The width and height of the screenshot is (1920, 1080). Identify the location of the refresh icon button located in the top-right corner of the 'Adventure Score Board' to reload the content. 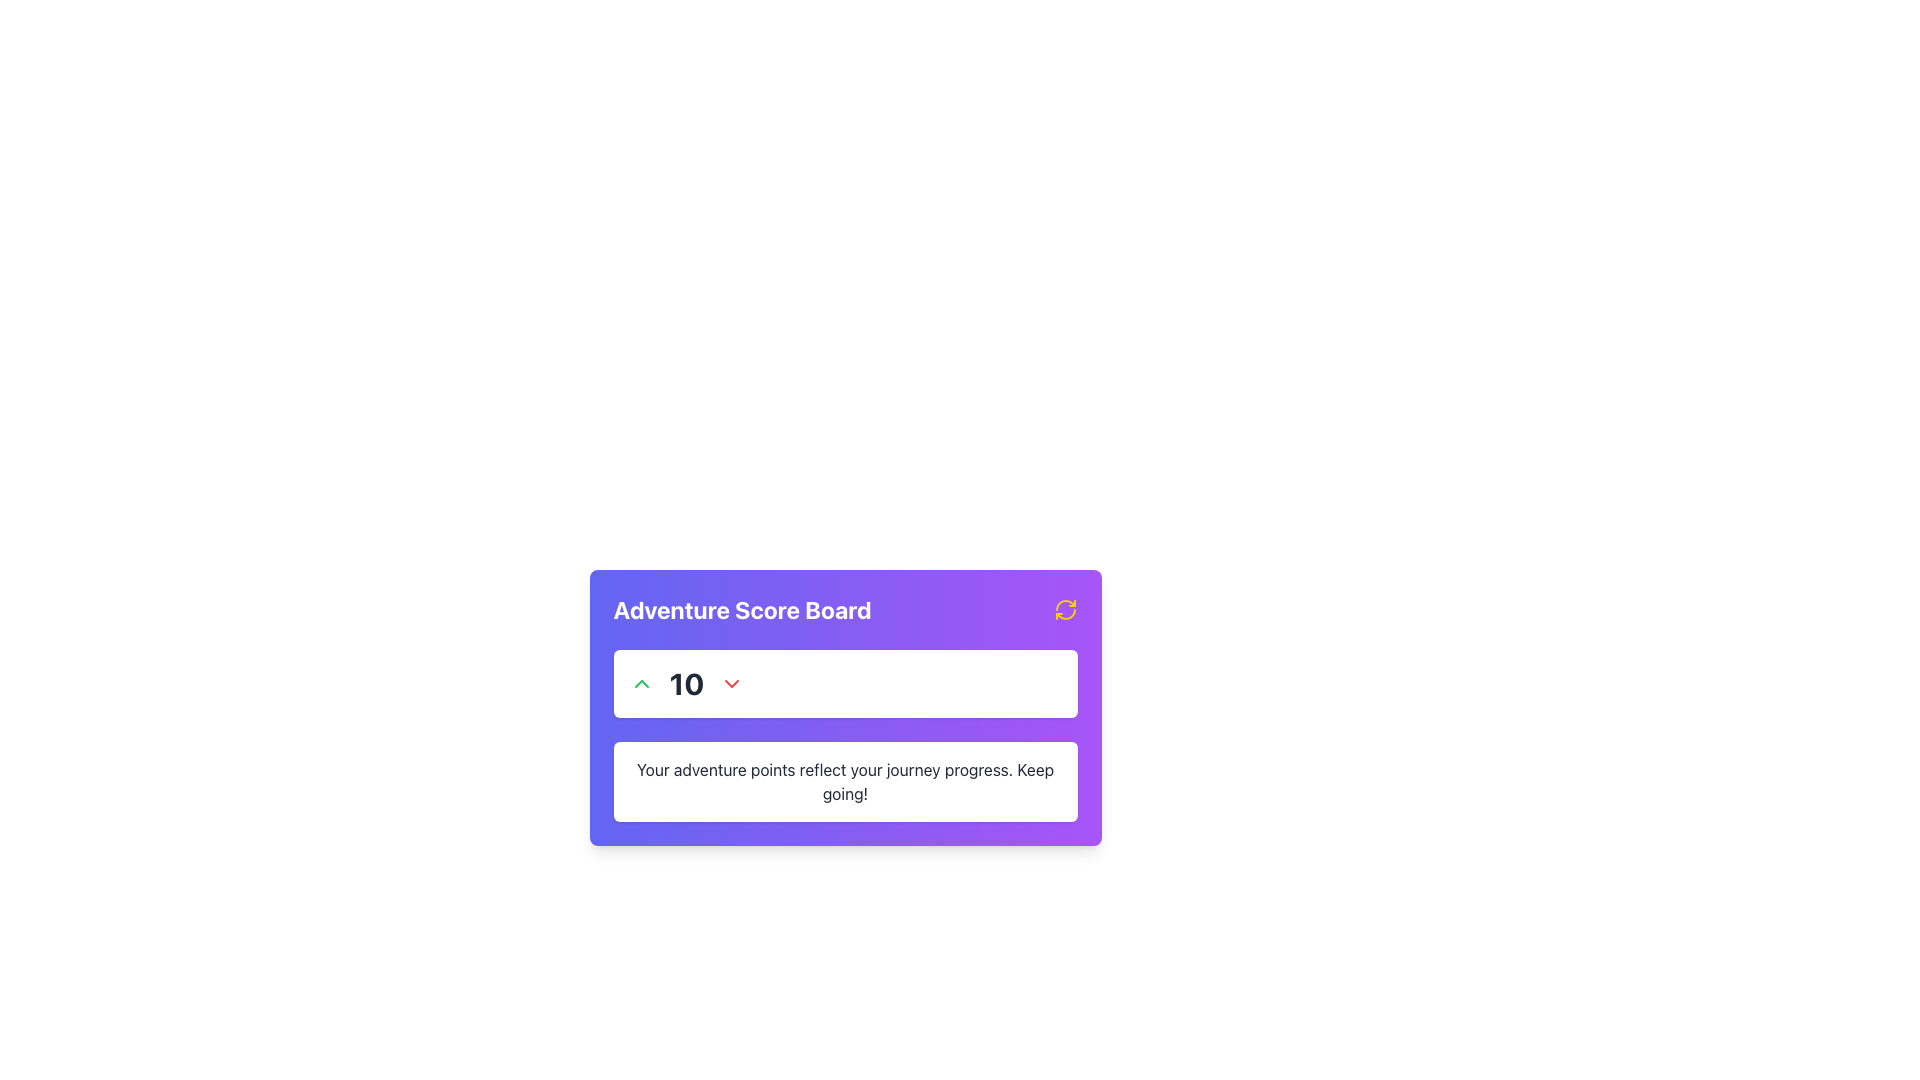
(1064, 608).